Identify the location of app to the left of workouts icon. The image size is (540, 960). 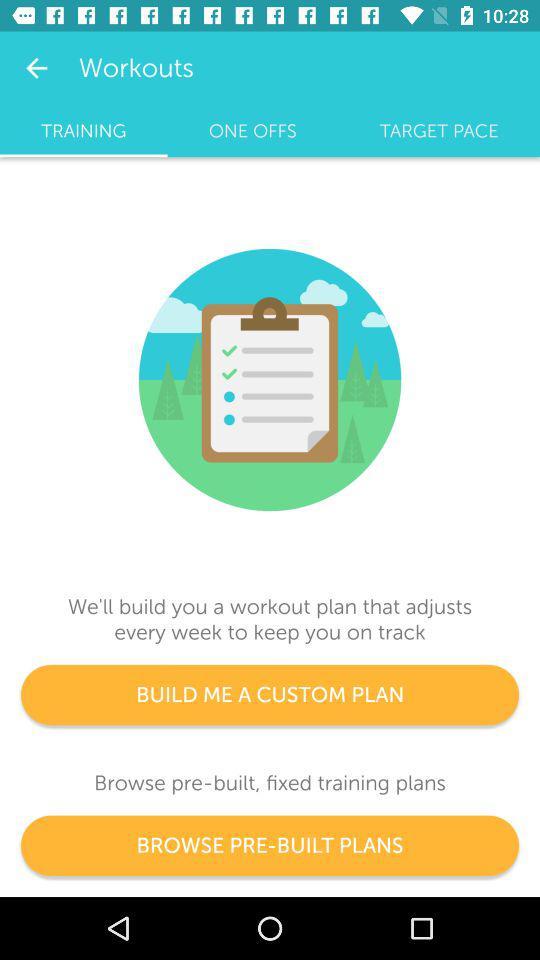
(36, 68).